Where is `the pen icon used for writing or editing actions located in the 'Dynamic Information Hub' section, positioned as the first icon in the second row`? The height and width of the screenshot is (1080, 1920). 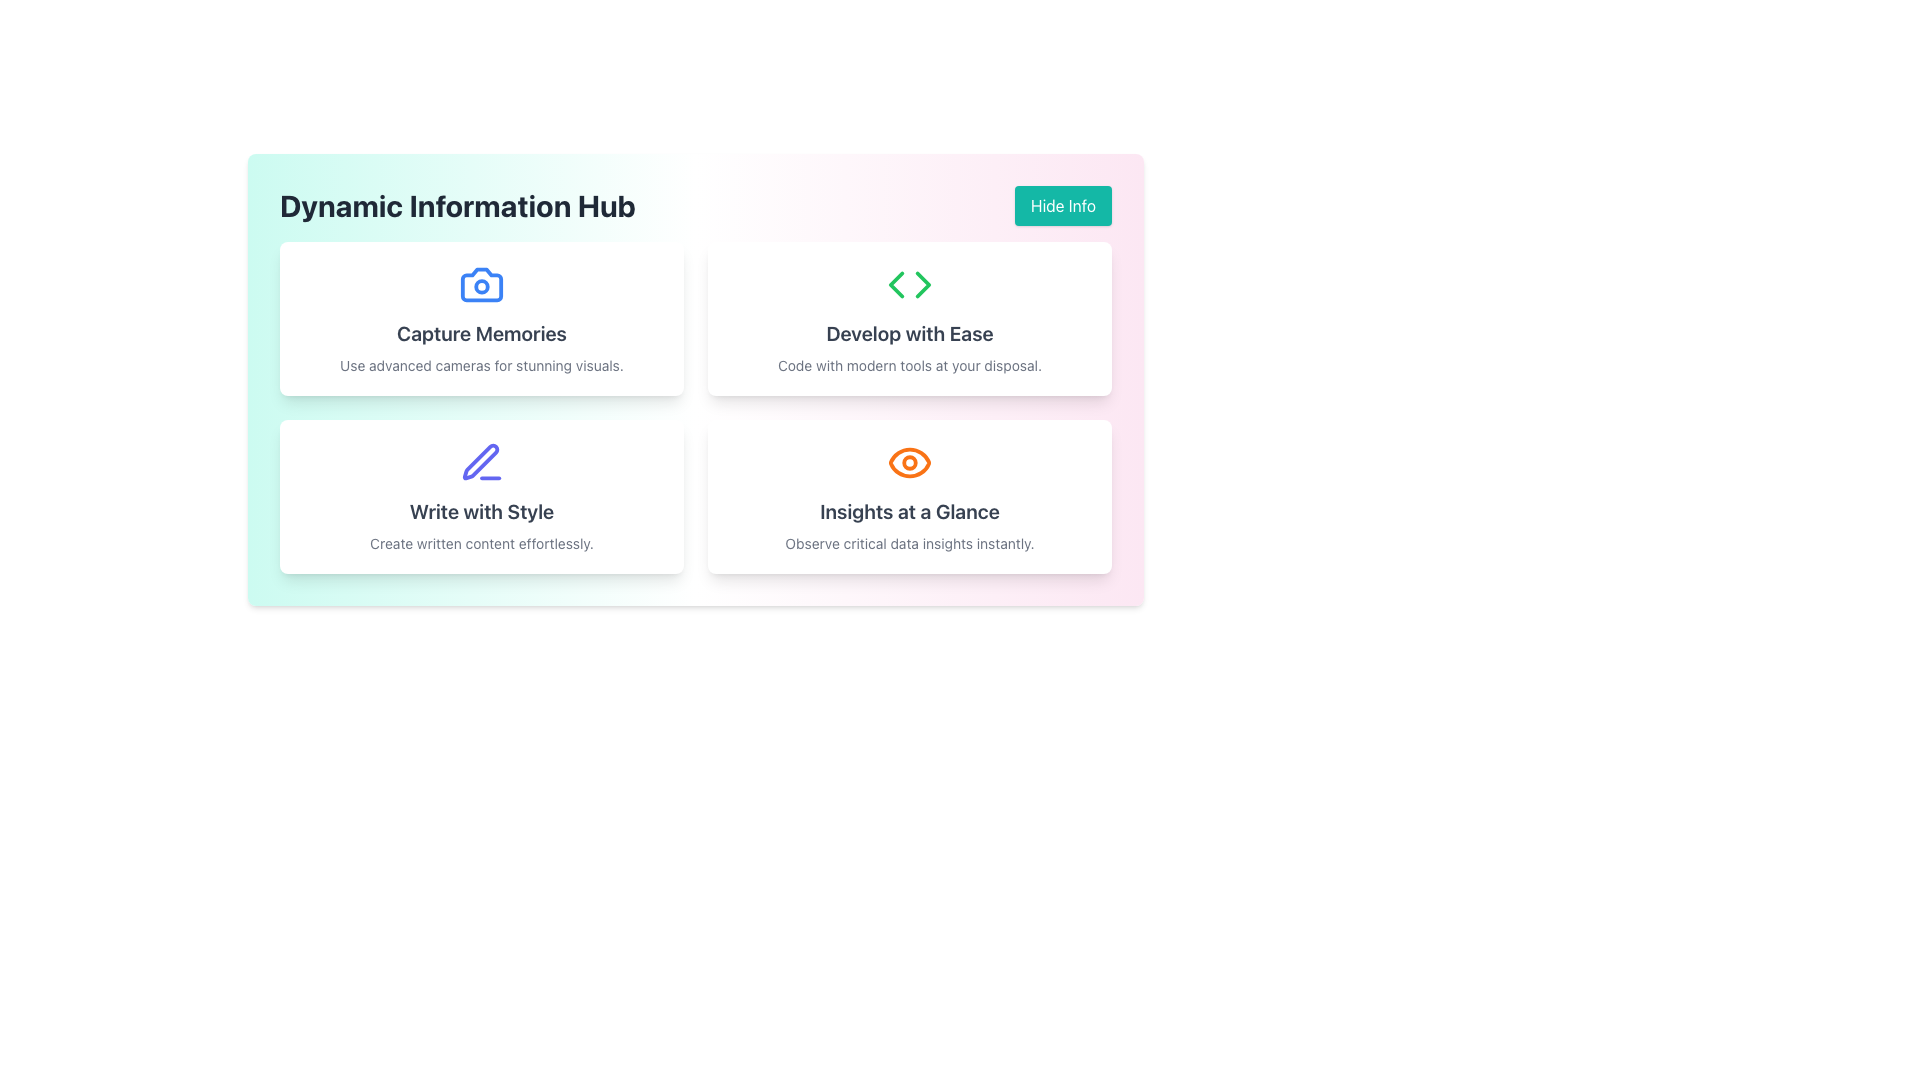
the pen icon used for writing or editing actions located in the 'Dynamic Information Hub' section, positioned as the first icon in the second row is located at coordinates (481, 462).